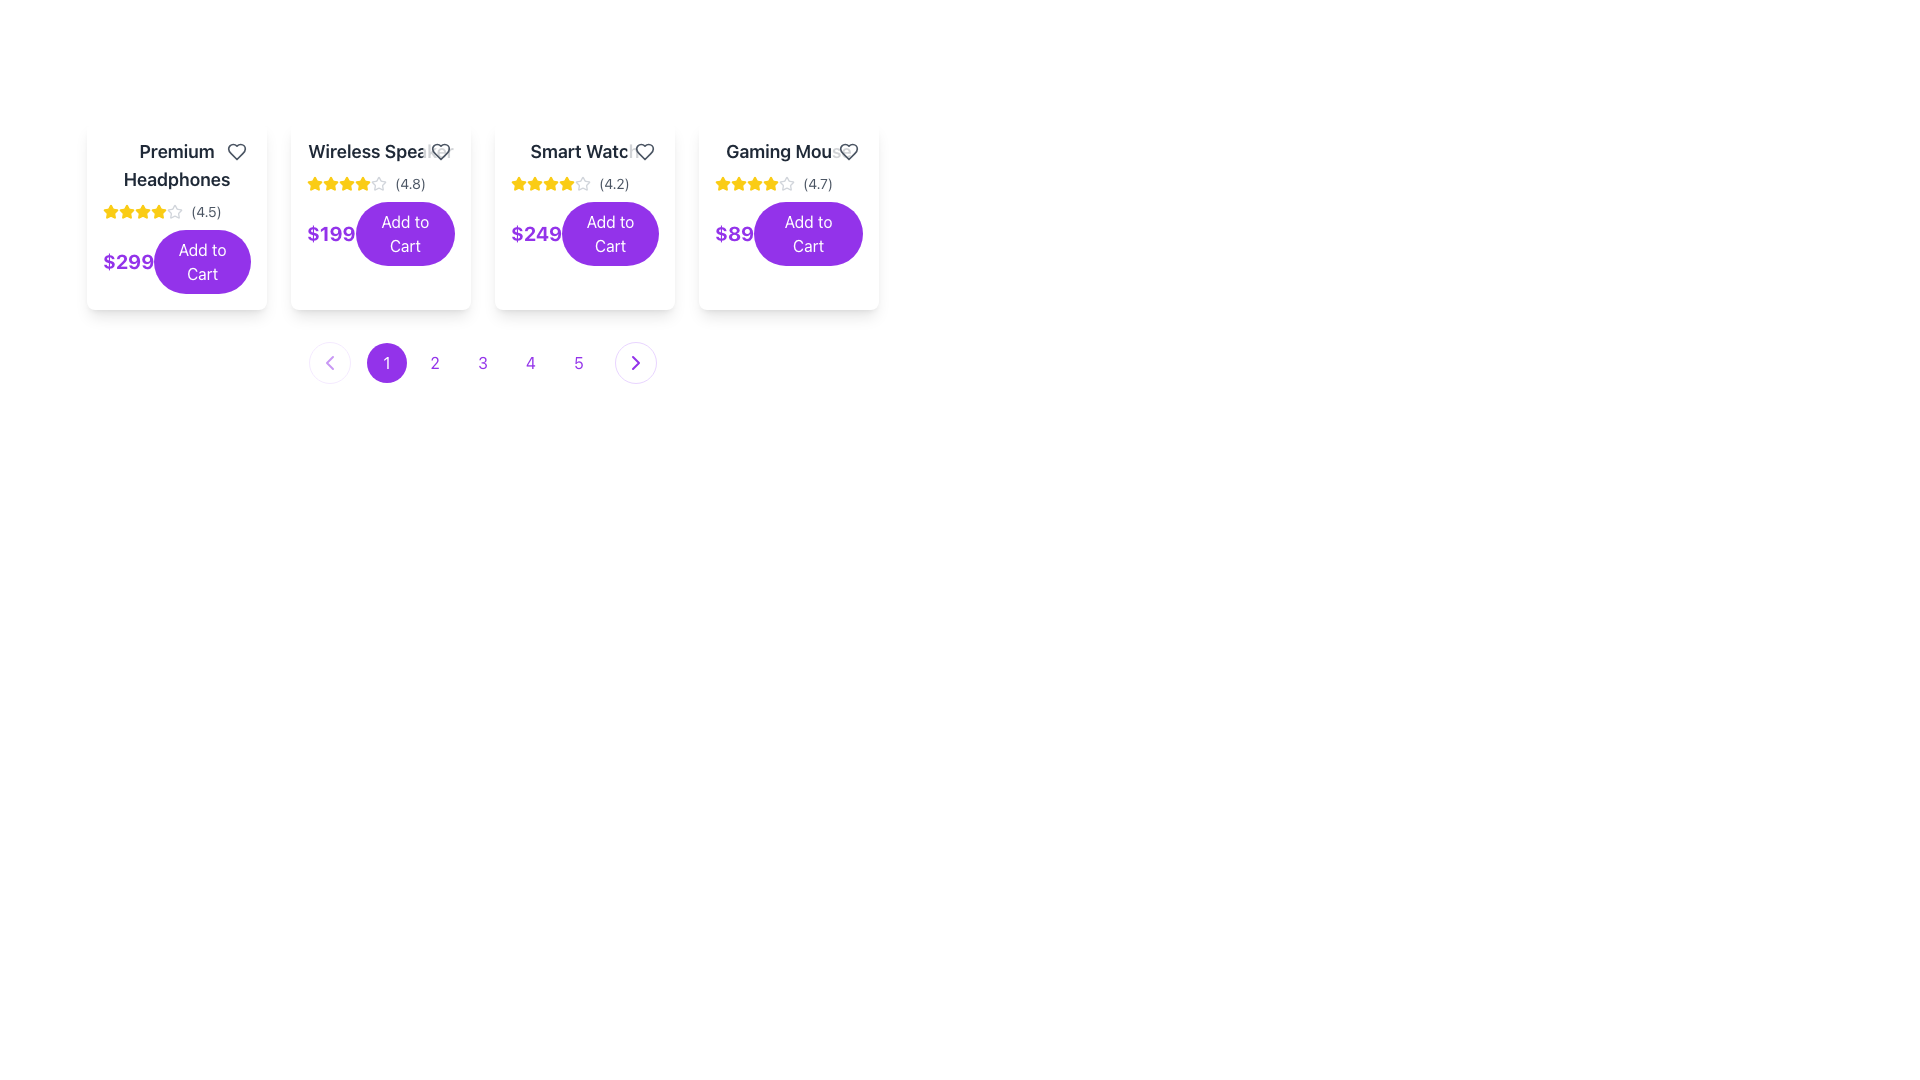 The width and height of the screenshot is (1920, 1080). What do you see at coordinates (770, 184) in the screenshot?
I see `the sixth yellow star icon in the rating component for the 'Gaming Mouse' product card` at bounding box center [770, 184].